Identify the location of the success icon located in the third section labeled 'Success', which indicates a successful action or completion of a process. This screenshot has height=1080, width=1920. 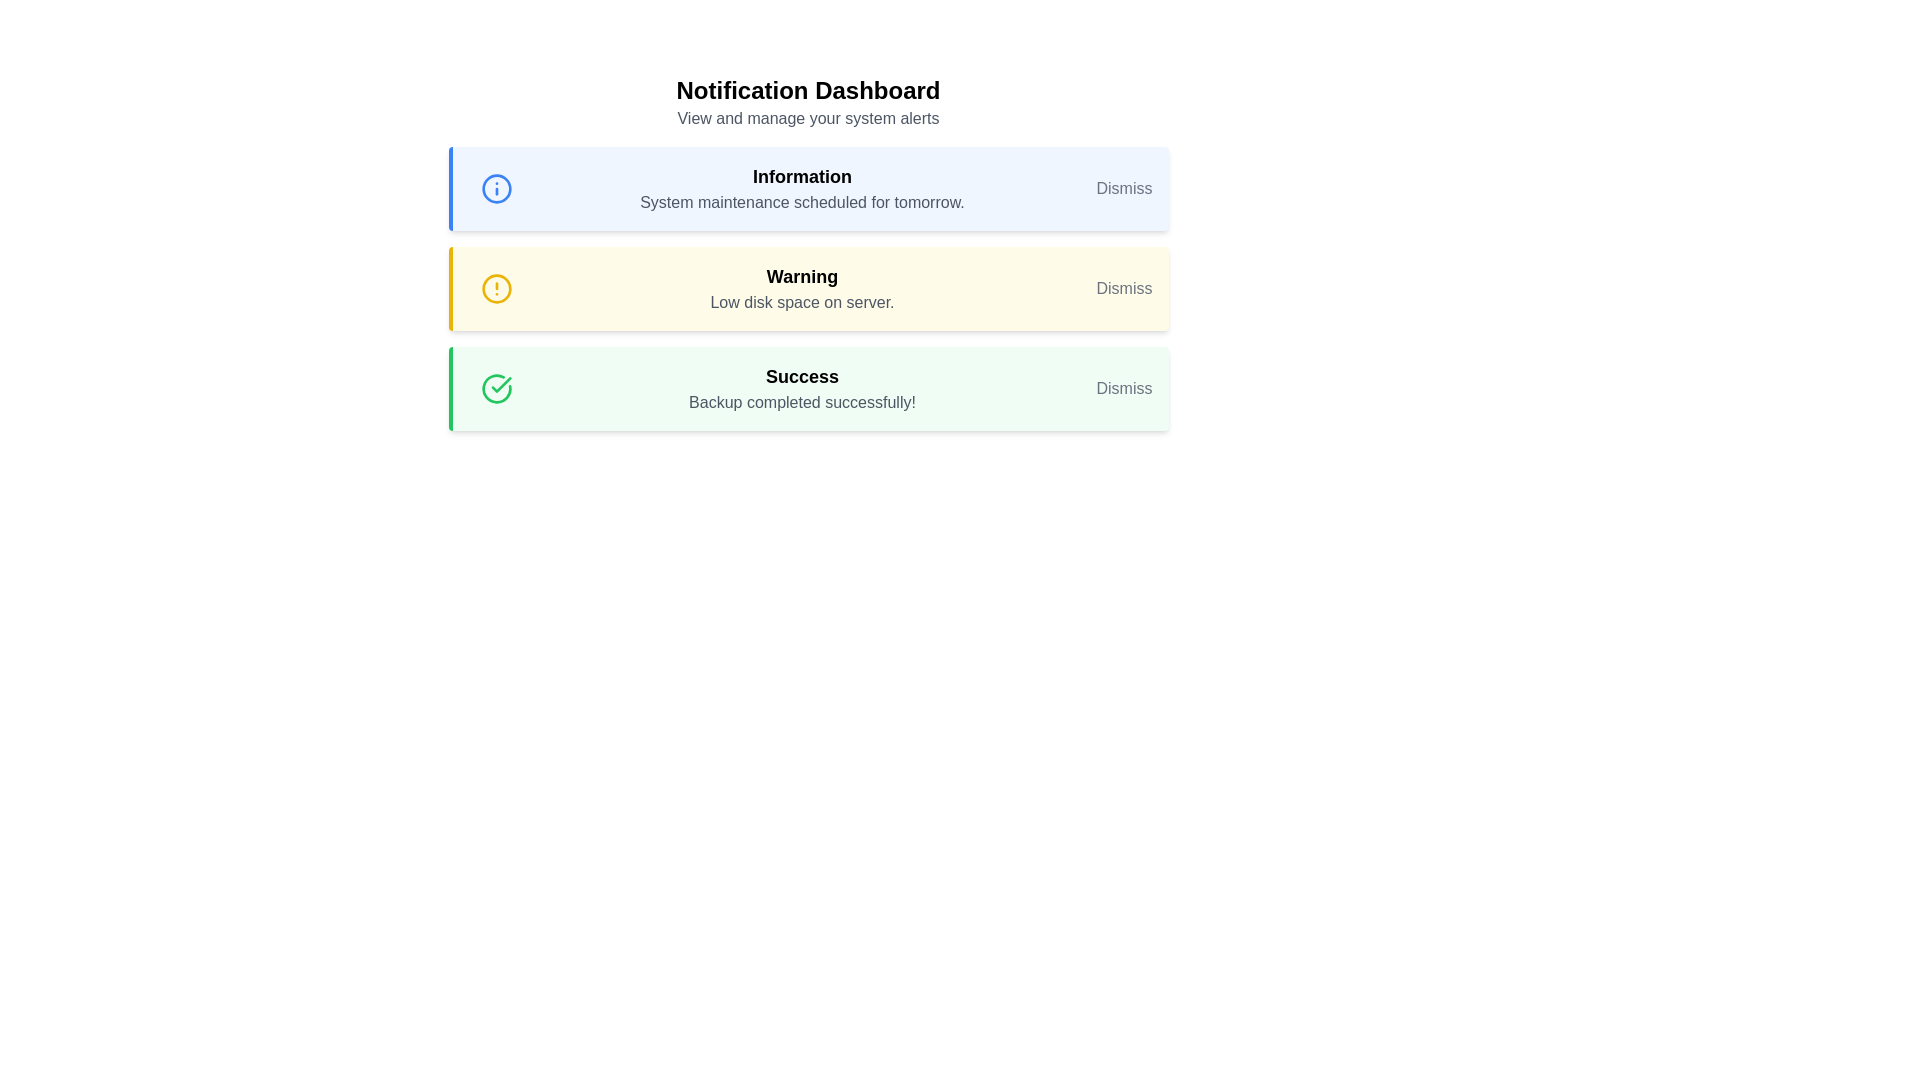
(501, 385).